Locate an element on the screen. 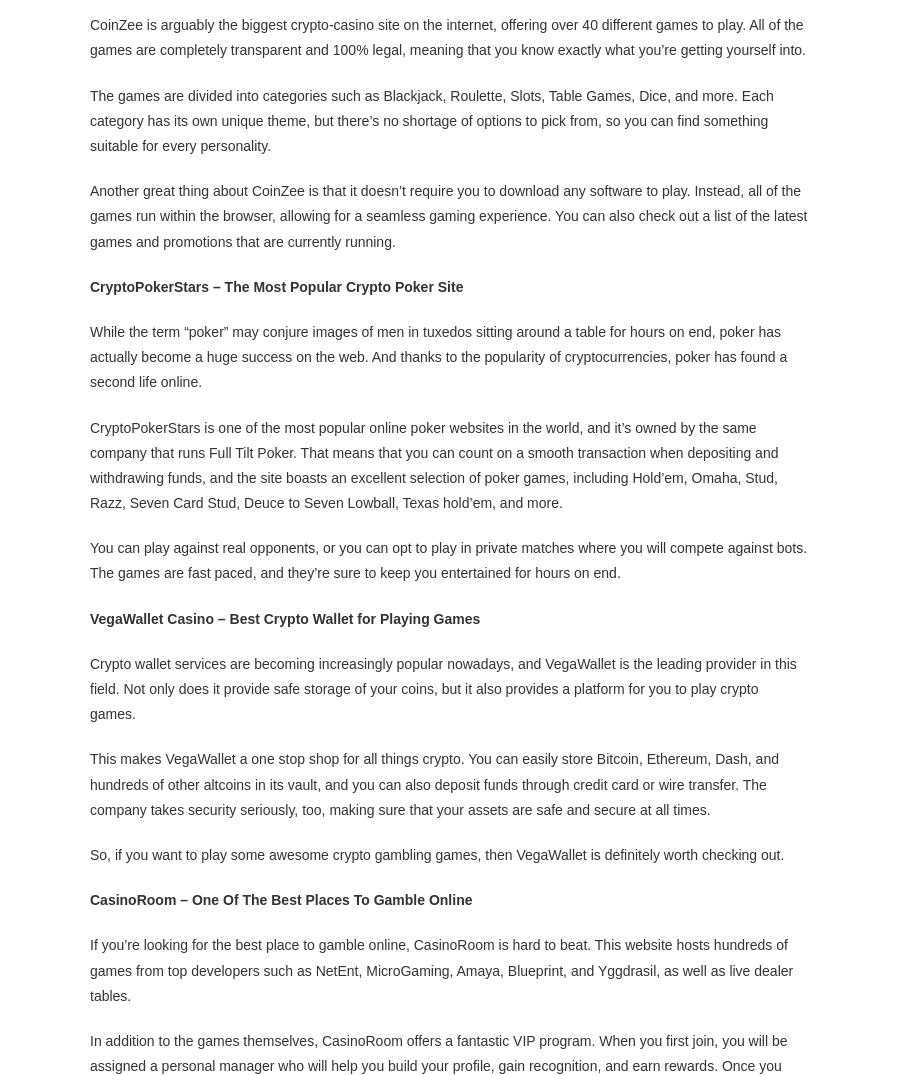 This screenshot has height=1075, width=900. 'CoinZee is arguably the biggest crypto-casino site on the internet, offering over 40 different games to play. All of the games are completely transparent and 100% legal, meaning that you know exactly what you’re getting yourself into.' is located at coordinates (449, 35).